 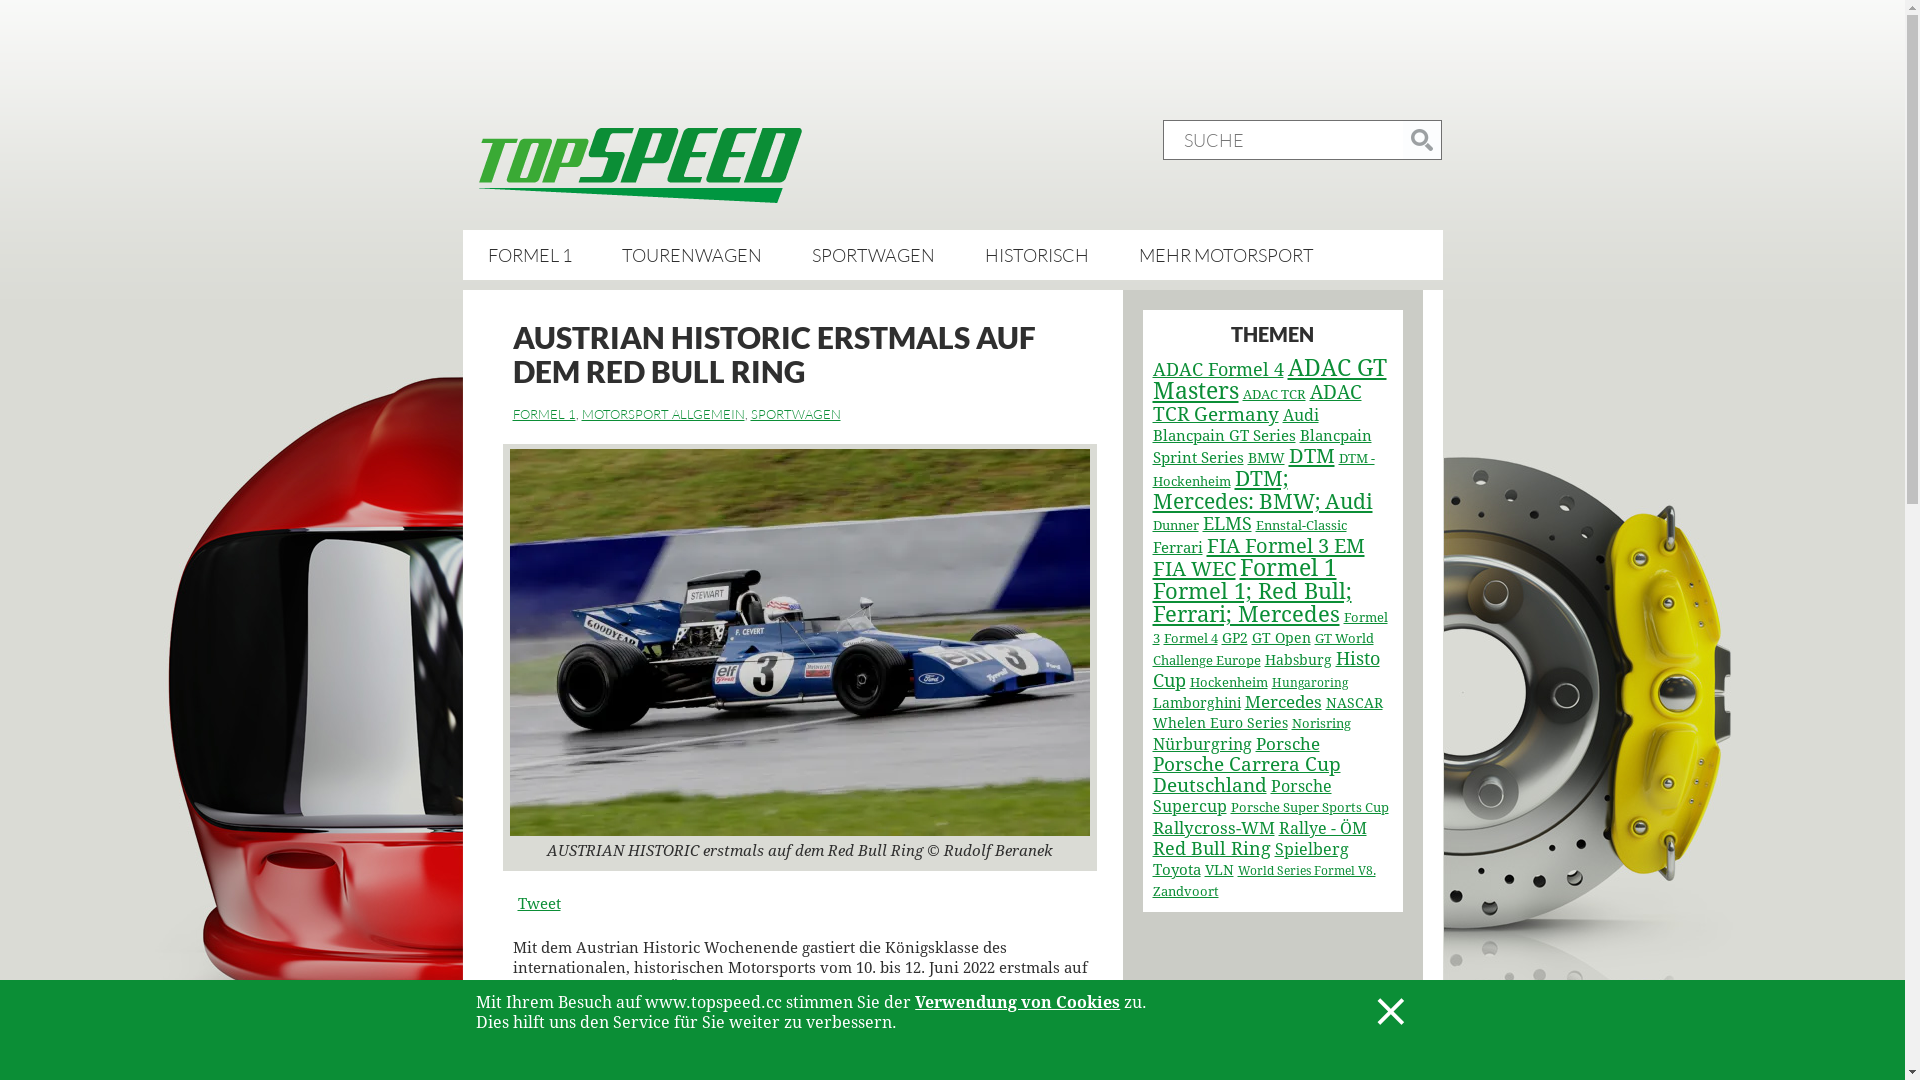 What do you see at coordinates (1297, 659) in the screenshot?
I see `'Habsburg'` at bounding box center [1297, 659].